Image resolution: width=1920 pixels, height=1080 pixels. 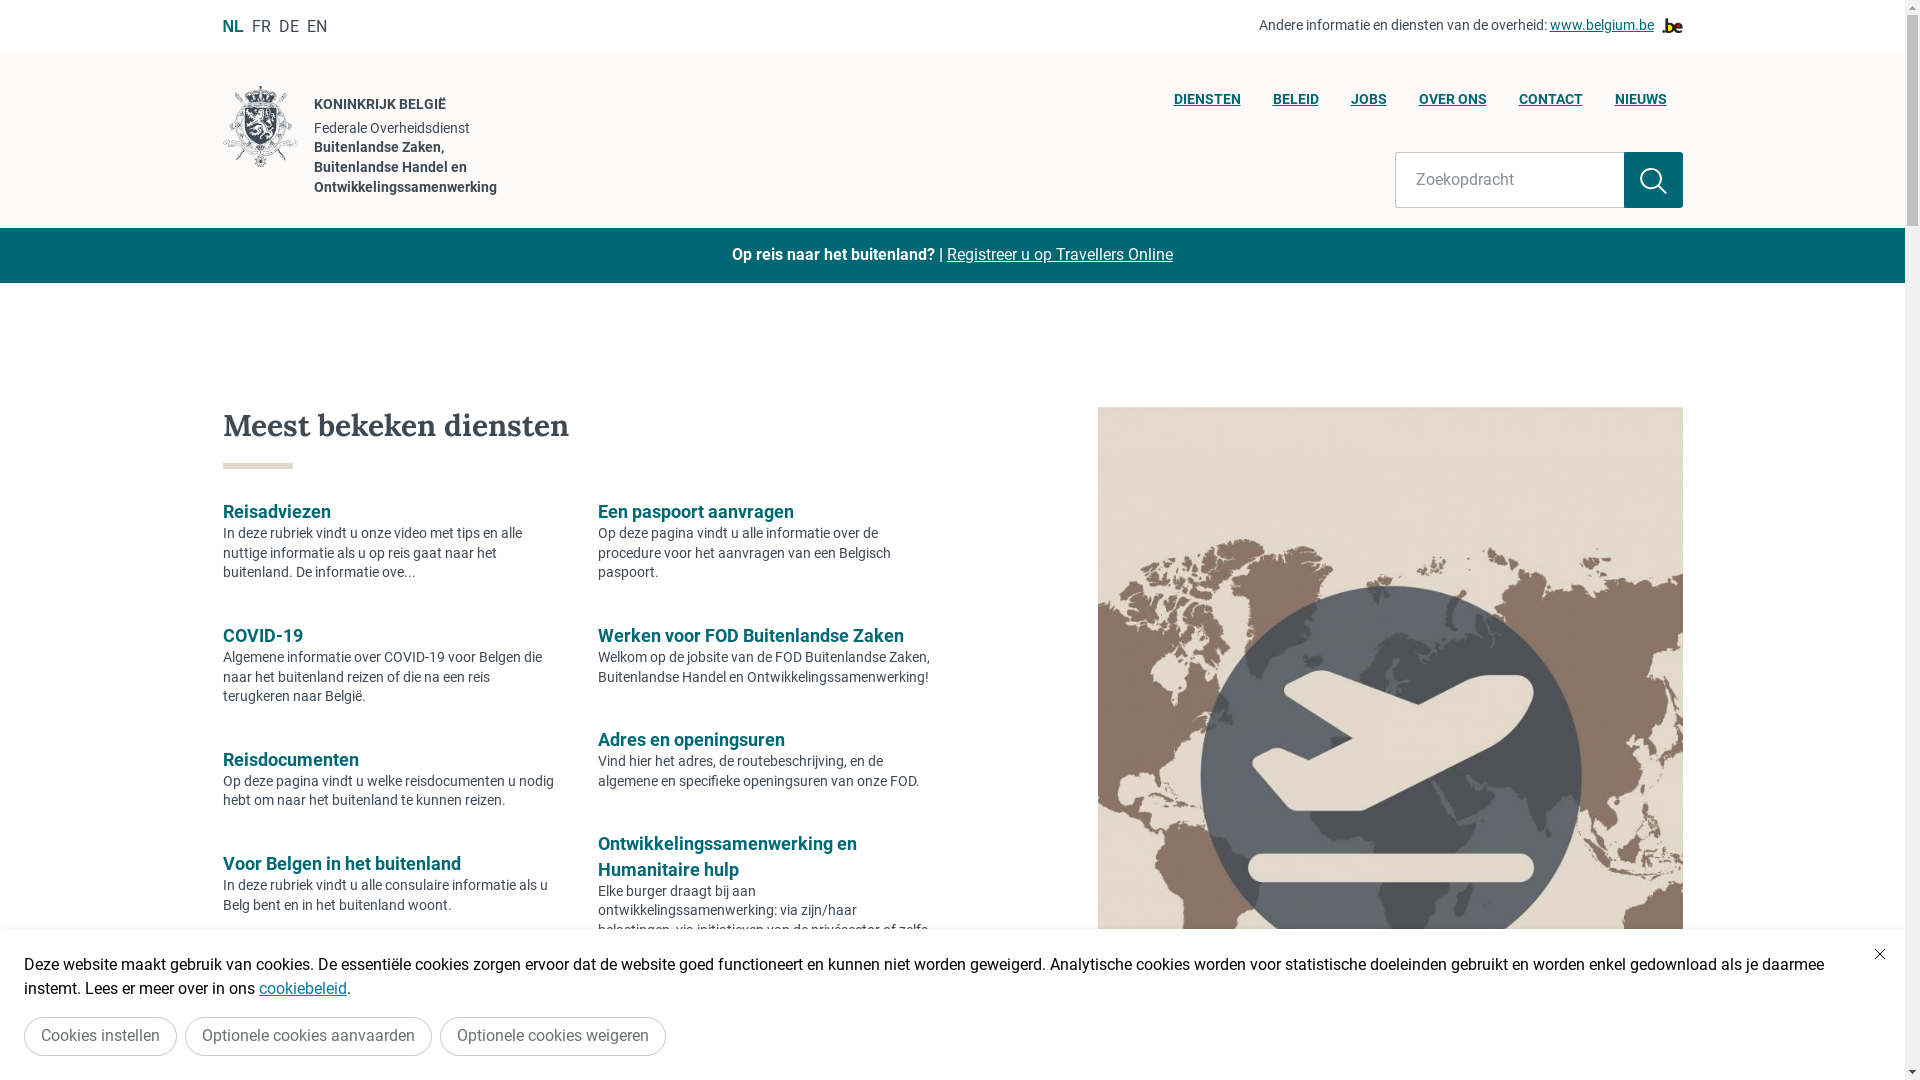 I want to click on 'Registreer u op Travellers Online', so click(x=1059, y=253).